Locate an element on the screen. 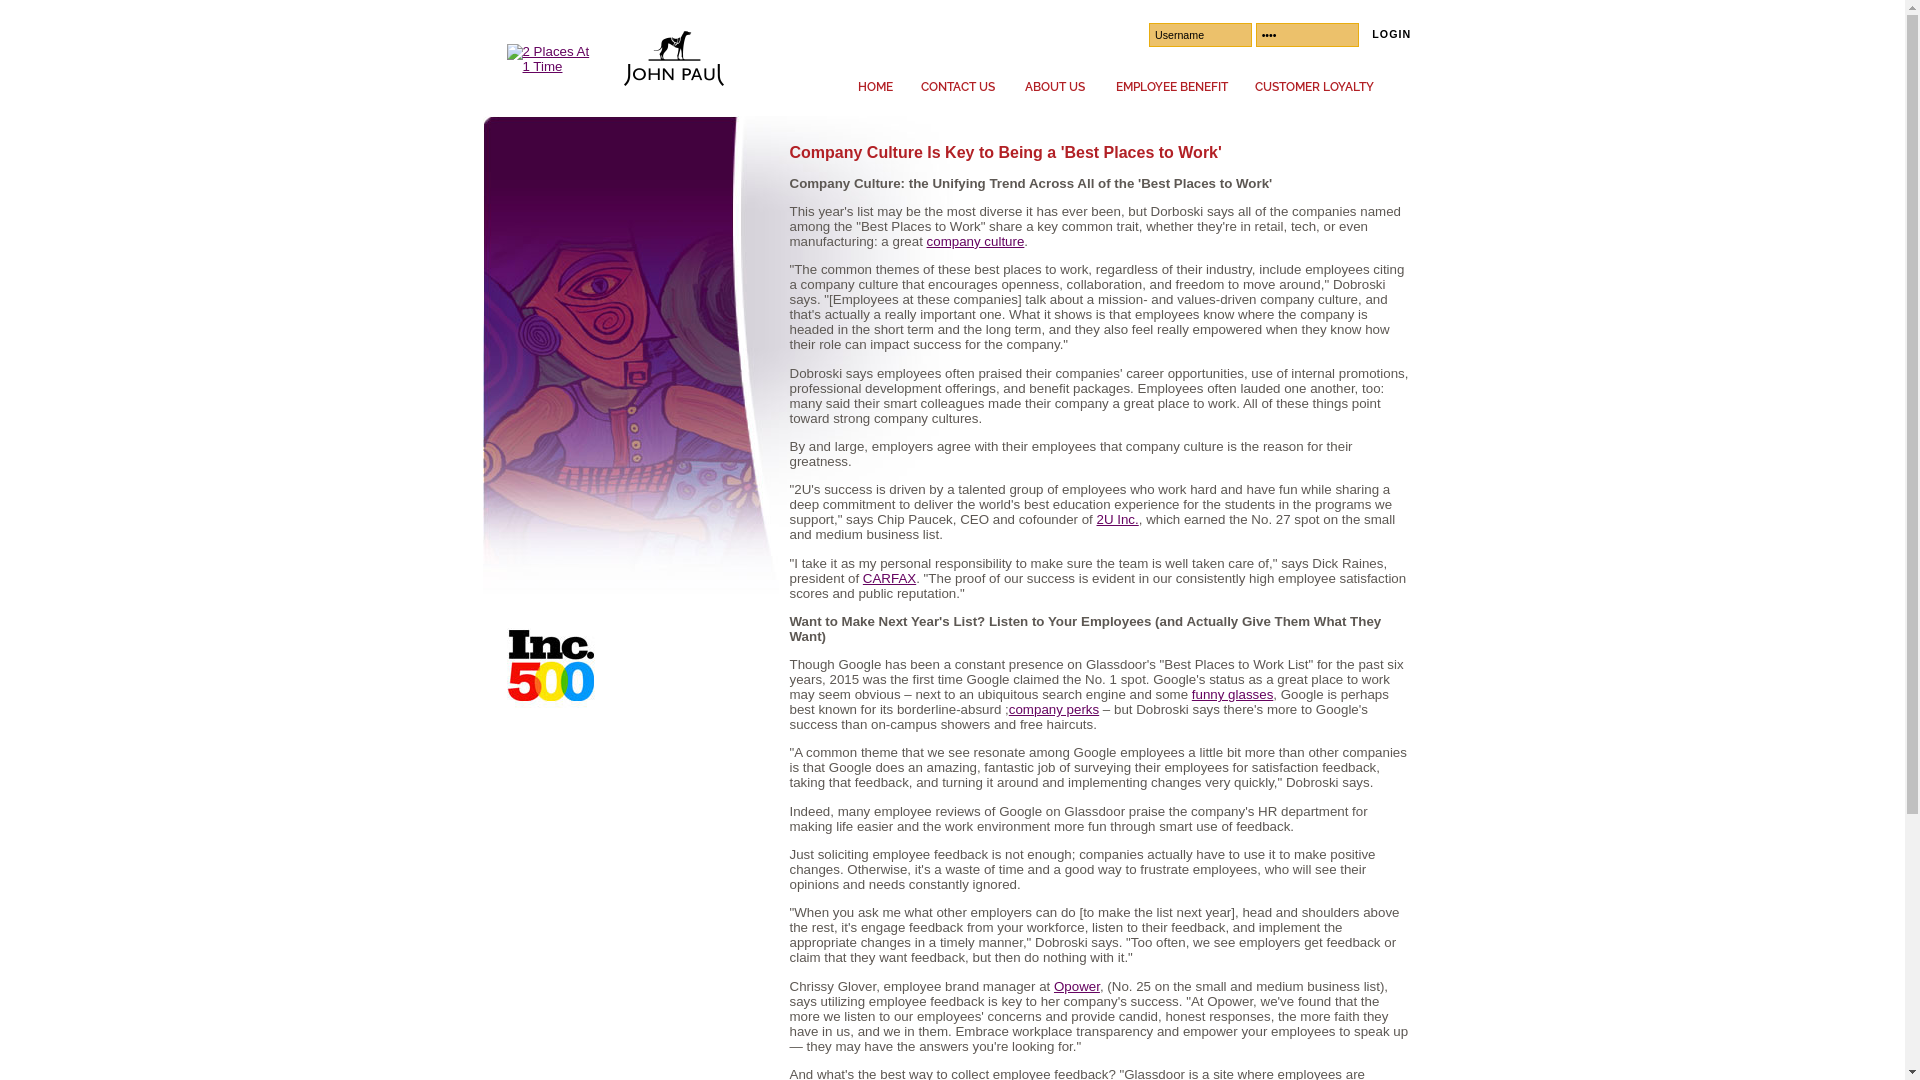  'LOGIN' is located at coordinates (1361, 34).